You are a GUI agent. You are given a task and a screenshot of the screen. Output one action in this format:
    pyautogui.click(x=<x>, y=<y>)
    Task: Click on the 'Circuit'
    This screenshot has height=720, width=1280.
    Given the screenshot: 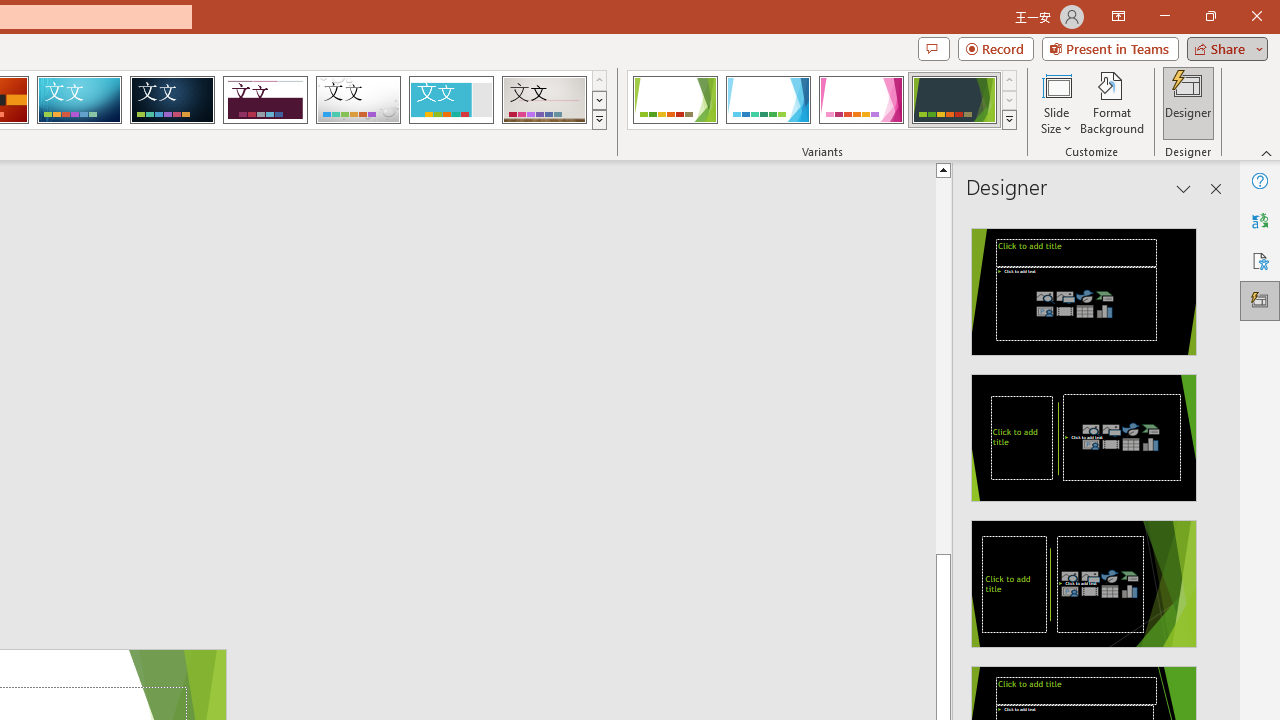 What is the action you would take?
    pyautogui.click(x=79, y=100)
    